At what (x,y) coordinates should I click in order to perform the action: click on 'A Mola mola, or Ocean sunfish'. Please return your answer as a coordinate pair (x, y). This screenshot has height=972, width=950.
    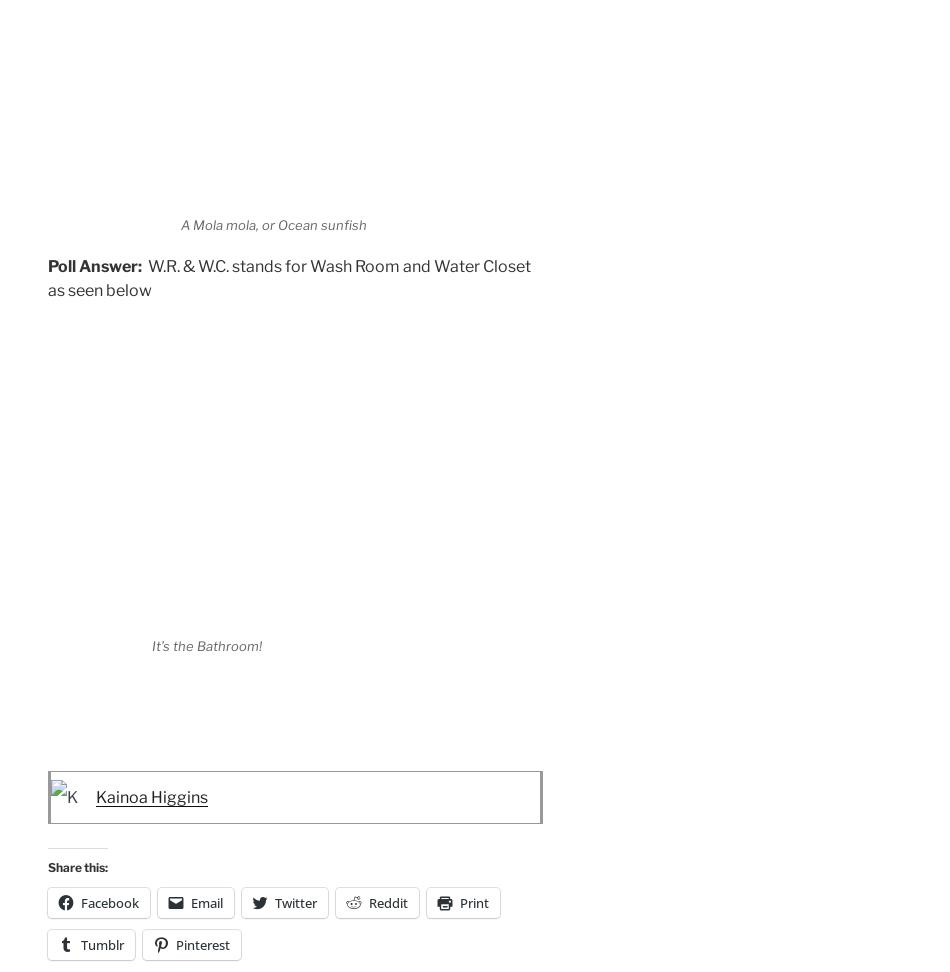
    Looking at the image, I should click on (272, 223).